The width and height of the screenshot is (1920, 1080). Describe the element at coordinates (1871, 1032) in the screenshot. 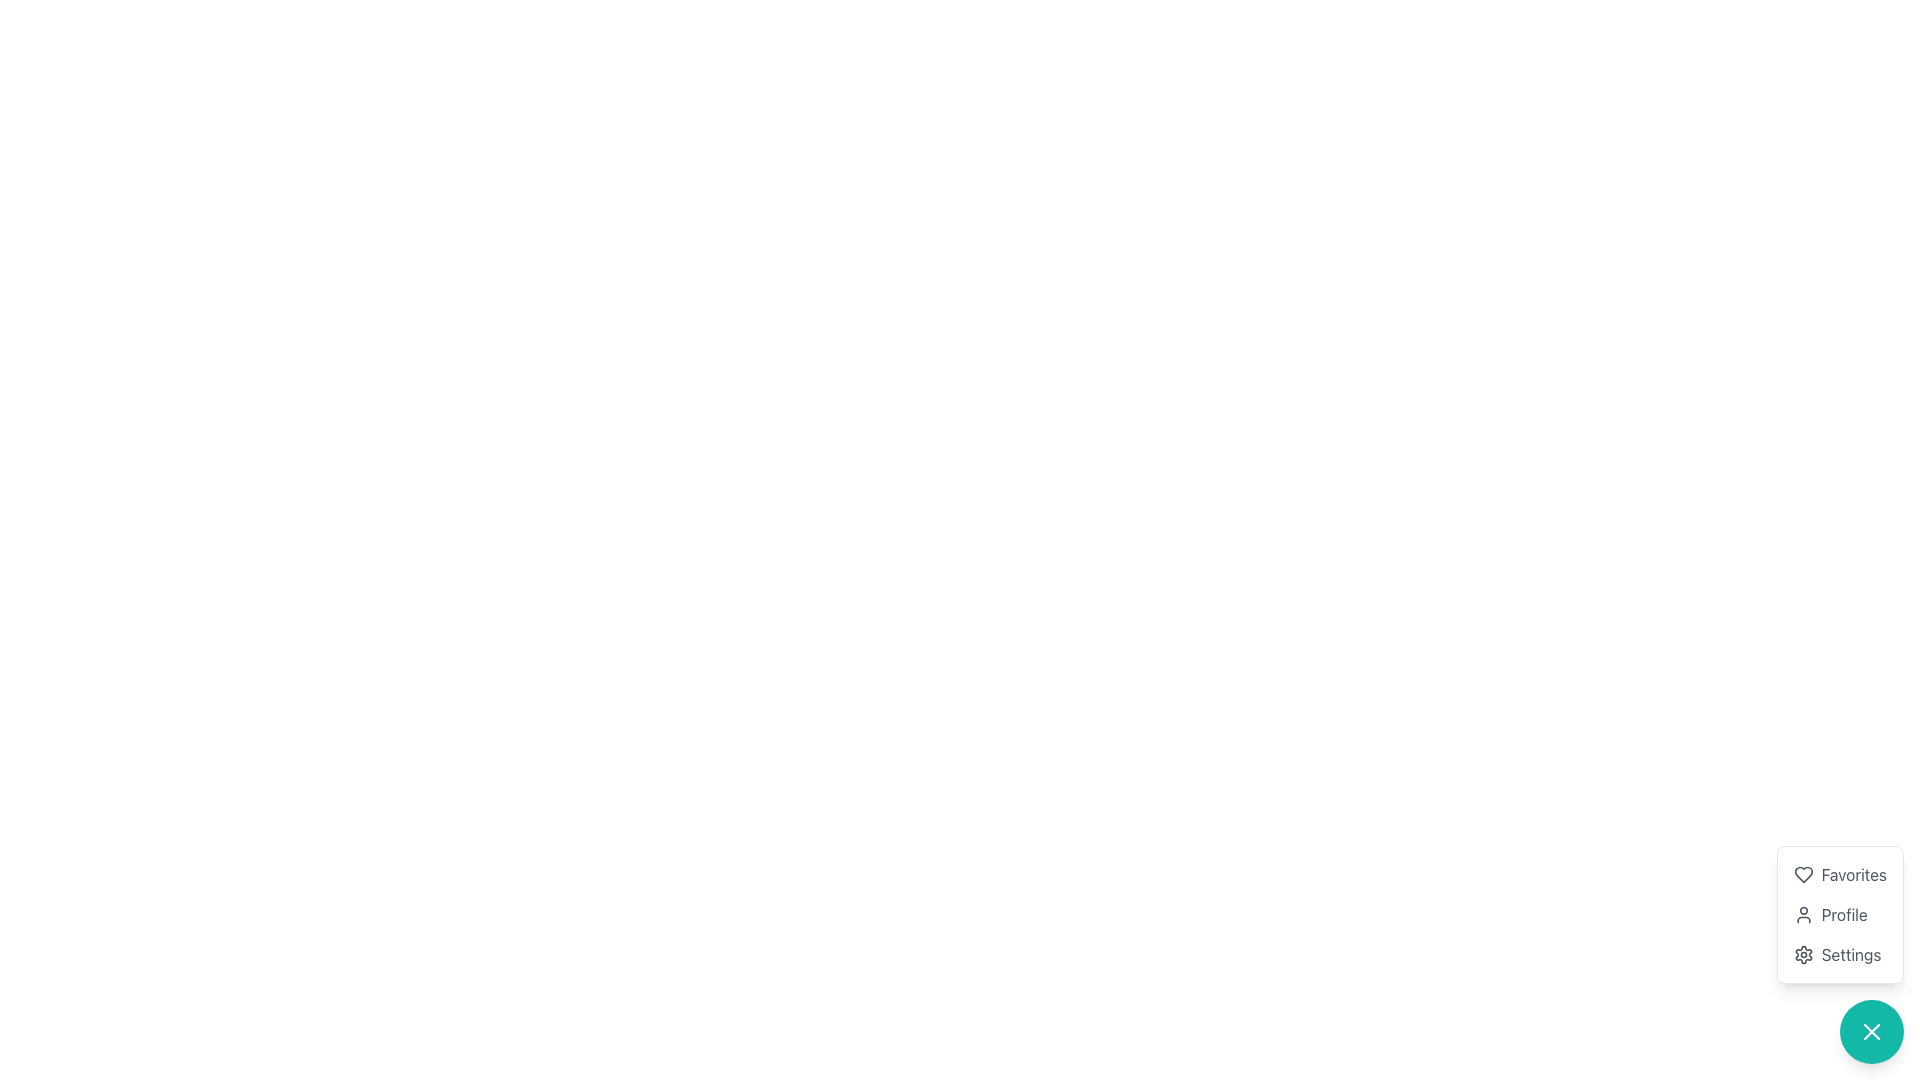

I see `the close button icon located at the bottom-right corner of the interface, which is a circular button with a teal background` at that location.